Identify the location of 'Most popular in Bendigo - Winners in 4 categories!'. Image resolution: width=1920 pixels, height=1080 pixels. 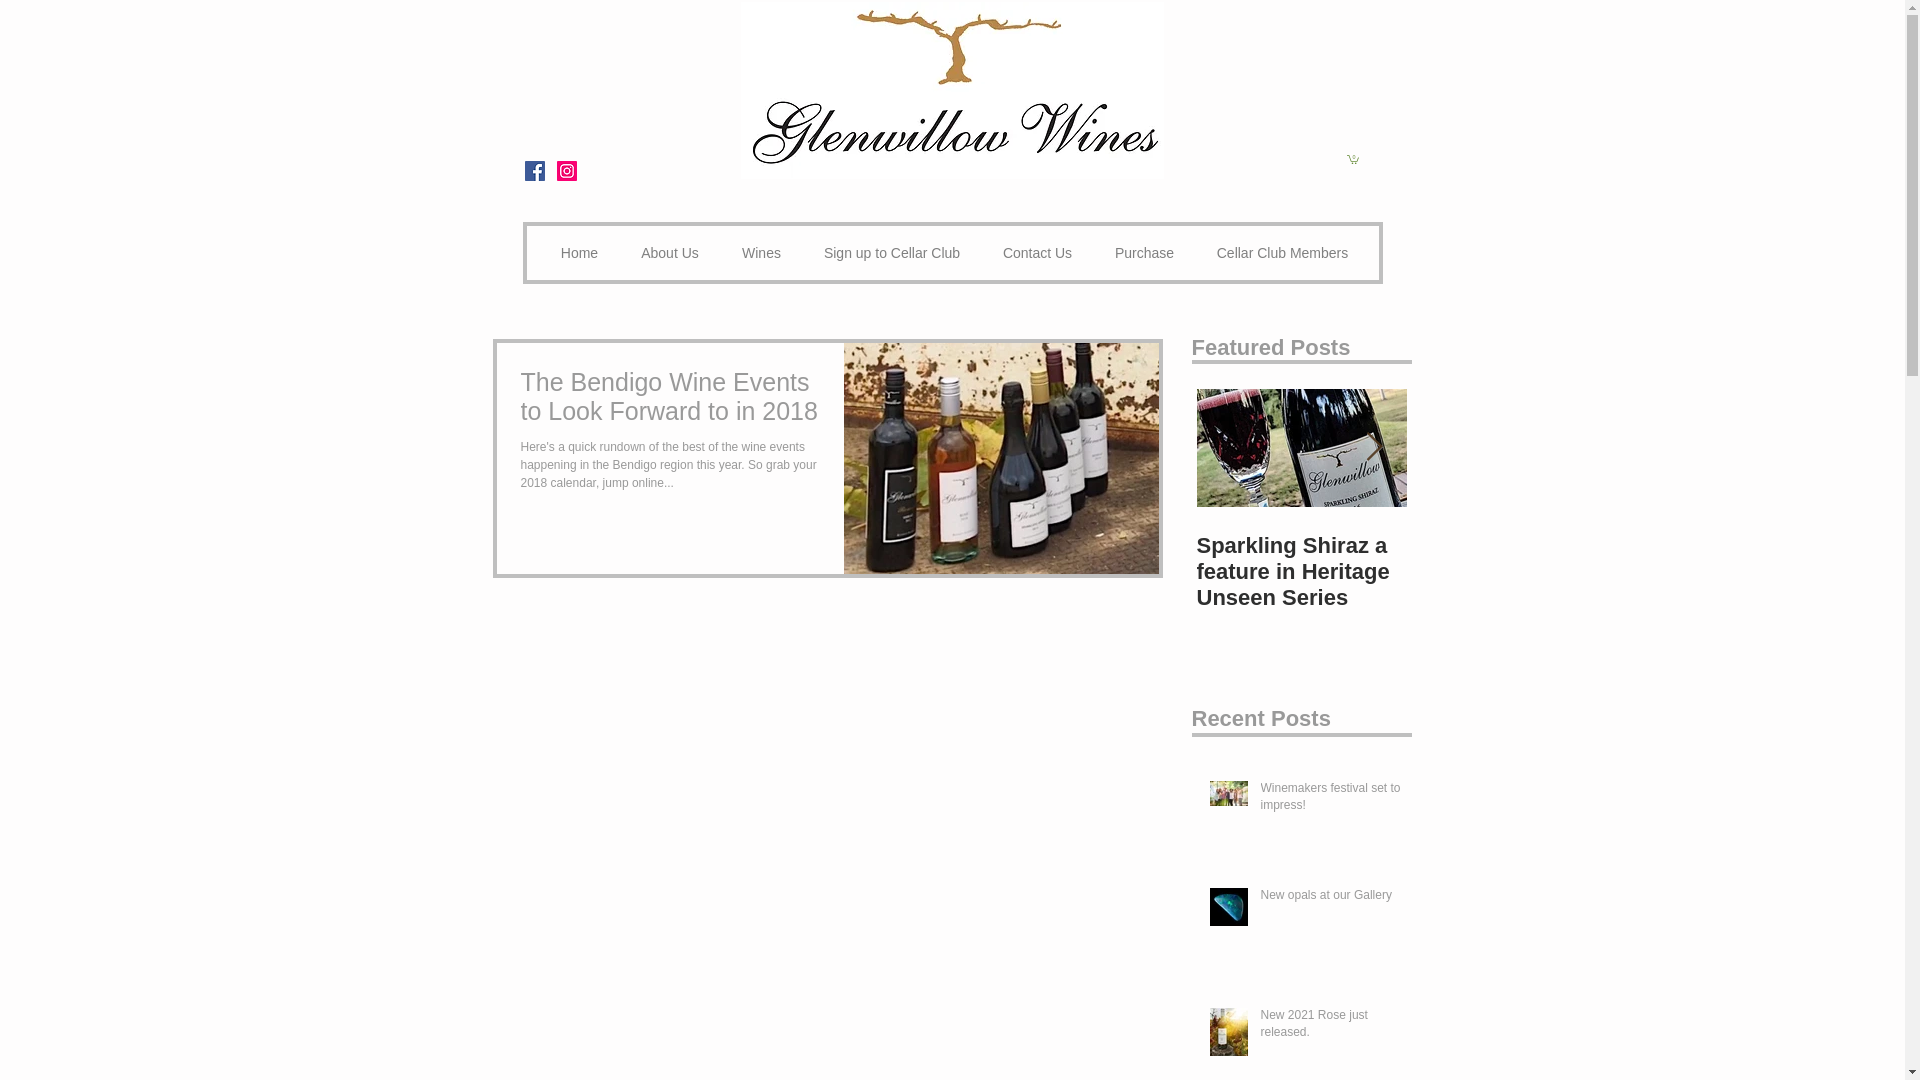
(1405, 571).